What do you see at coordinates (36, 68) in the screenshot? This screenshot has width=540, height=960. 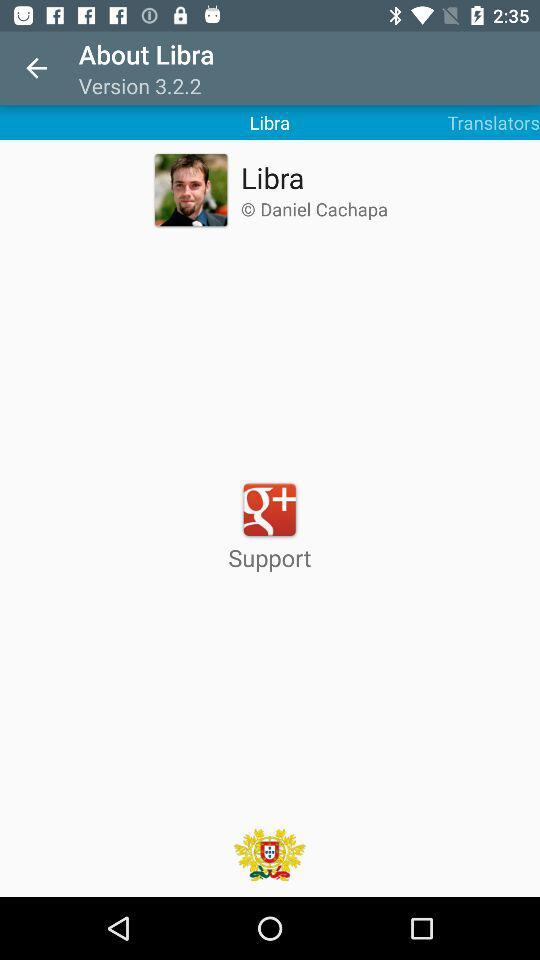 I see `icon to the left of version 3 2 app` at bounding box center [36, 68].